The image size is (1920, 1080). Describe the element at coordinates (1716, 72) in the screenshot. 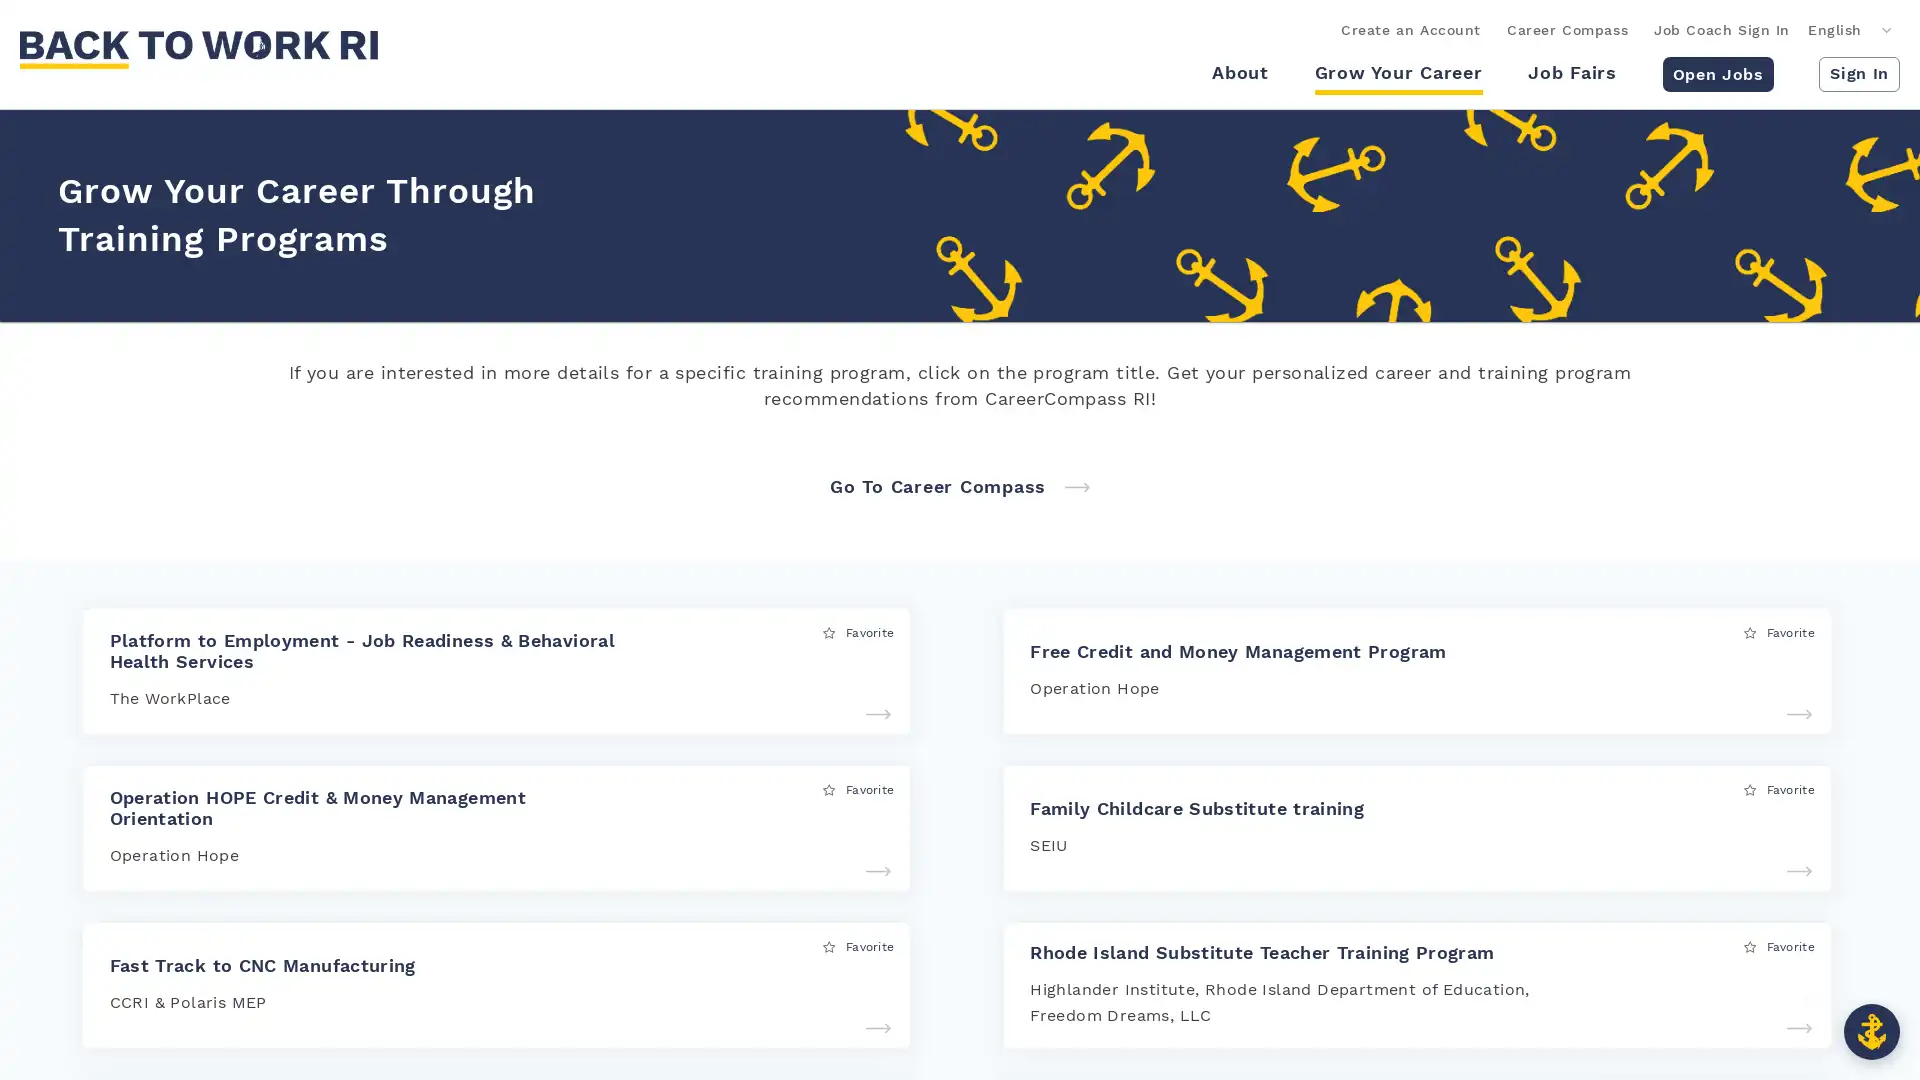

I see `Open Jobs` at that location.